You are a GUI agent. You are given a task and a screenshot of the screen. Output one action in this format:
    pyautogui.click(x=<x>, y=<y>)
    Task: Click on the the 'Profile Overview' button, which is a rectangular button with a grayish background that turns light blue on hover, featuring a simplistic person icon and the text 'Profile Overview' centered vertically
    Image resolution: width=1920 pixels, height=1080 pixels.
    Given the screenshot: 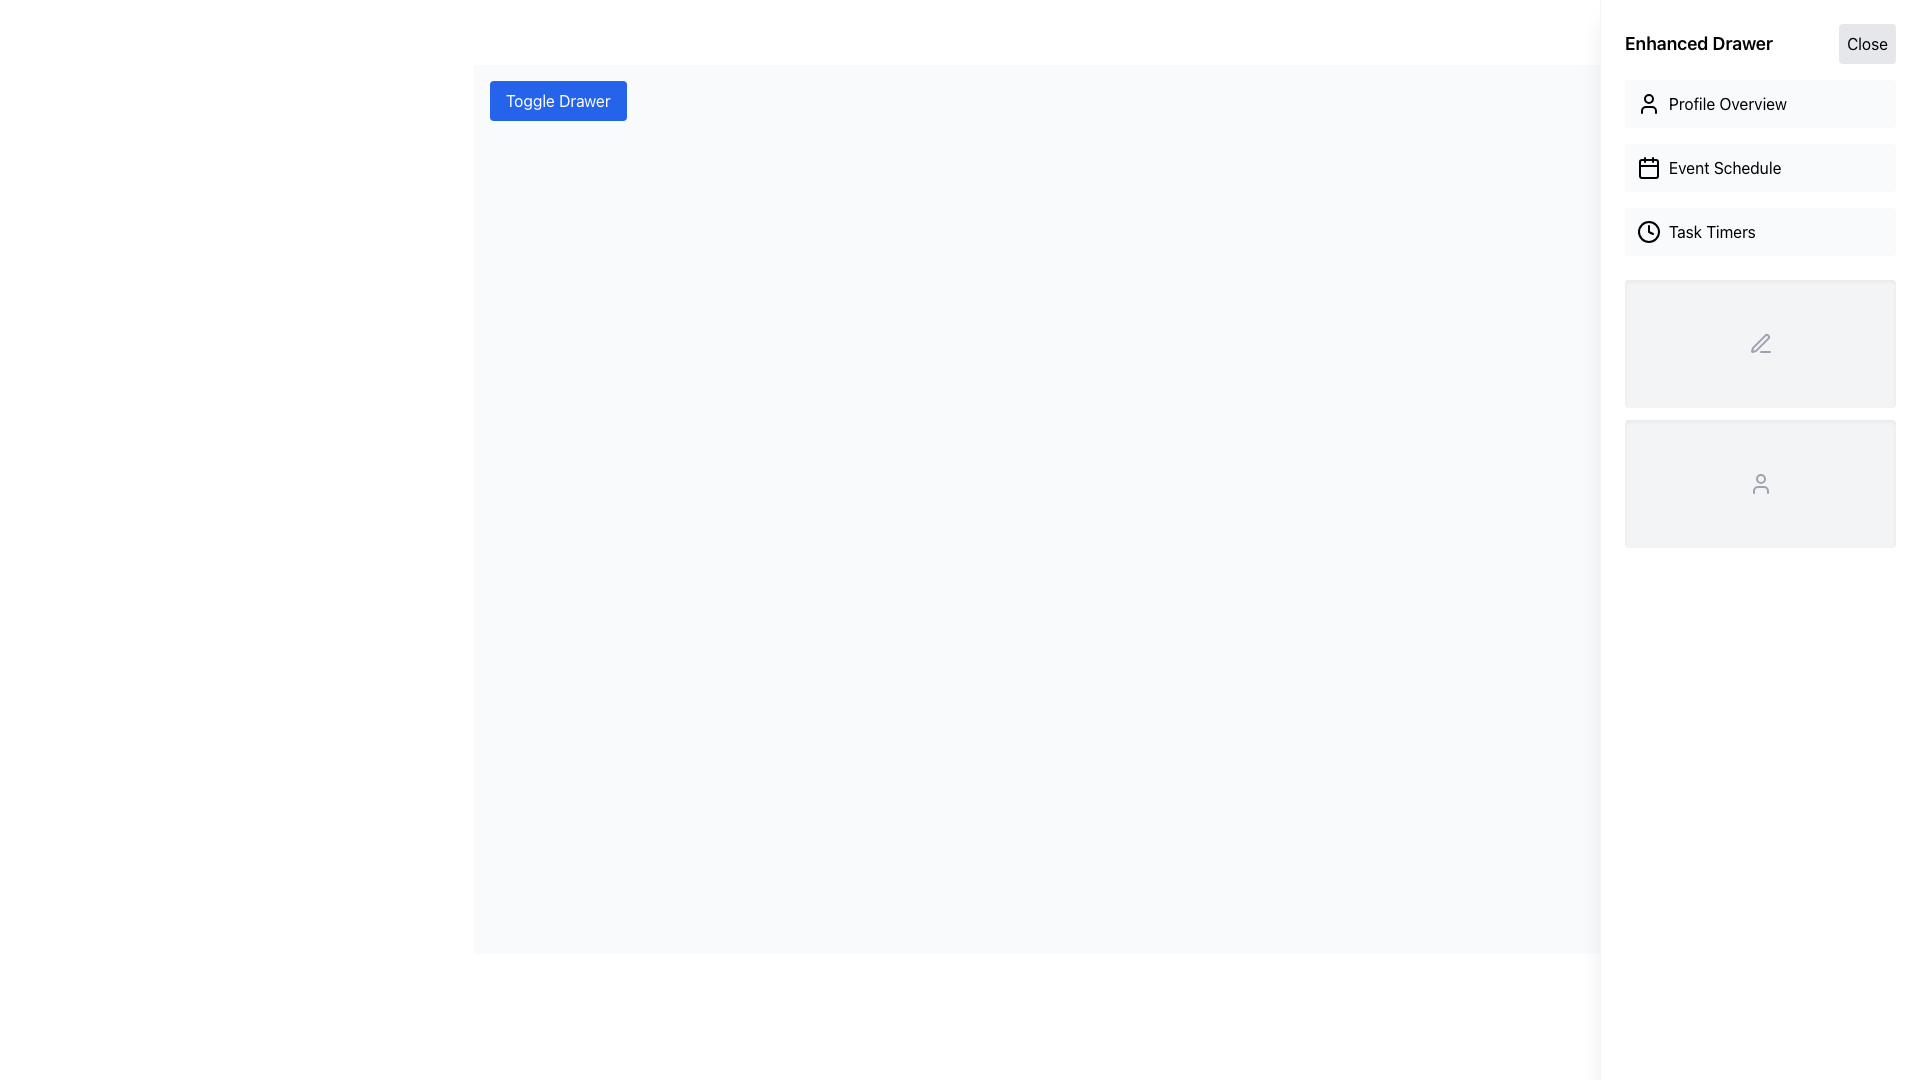 What is the action you would take?
    pyautogui.click(x=1760, y=104)
    